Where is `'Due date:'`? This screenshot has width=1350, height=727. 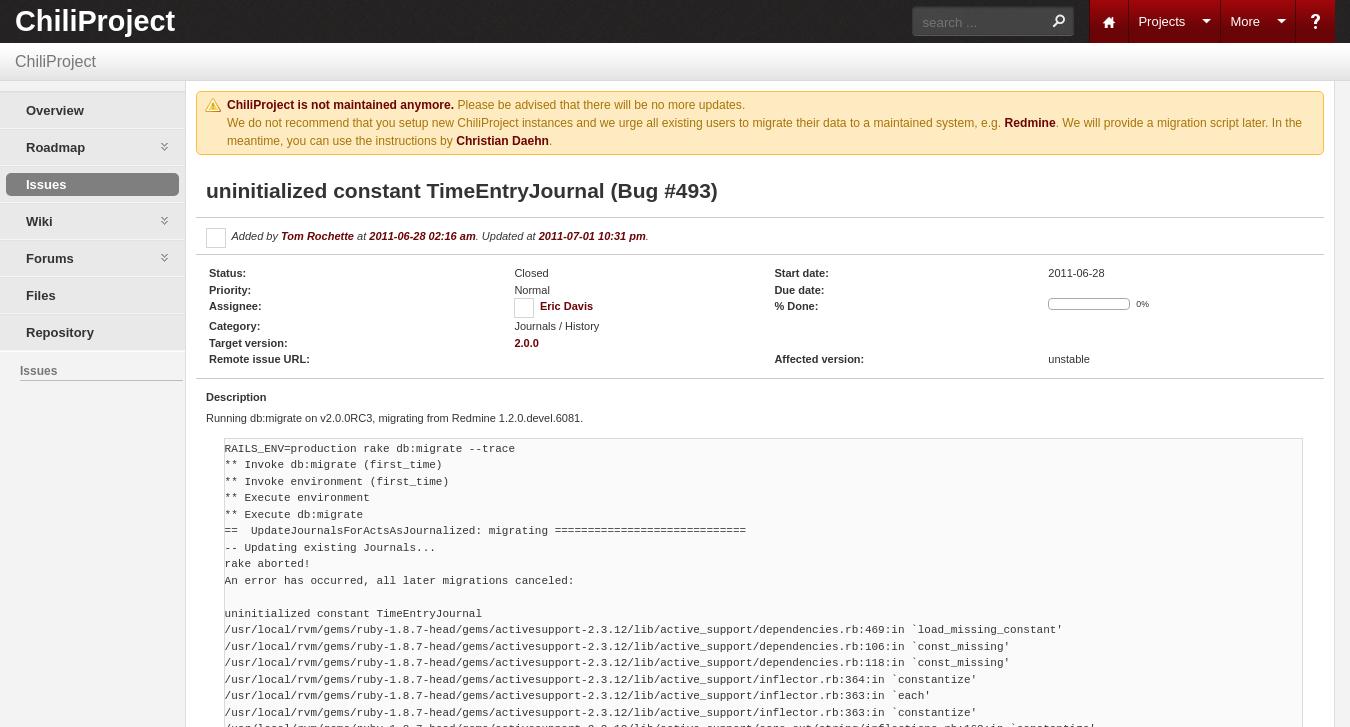 'Due date:' is located at coordinates (799, 288).